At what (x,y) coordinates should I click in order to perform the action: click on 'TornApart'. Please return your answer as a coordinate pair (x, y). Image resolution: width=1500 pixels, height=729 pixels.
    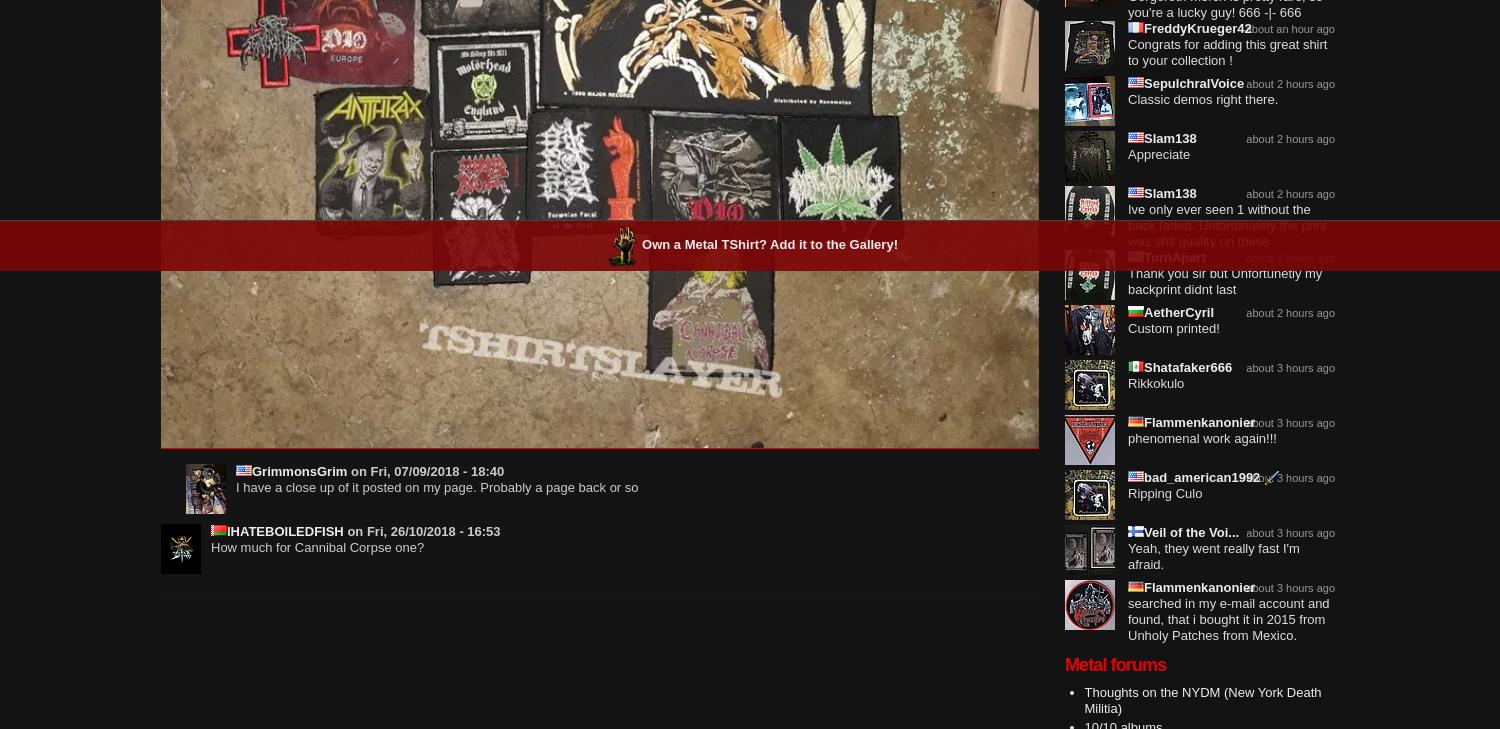
    Looking at the image, I should click on (1144, 255).